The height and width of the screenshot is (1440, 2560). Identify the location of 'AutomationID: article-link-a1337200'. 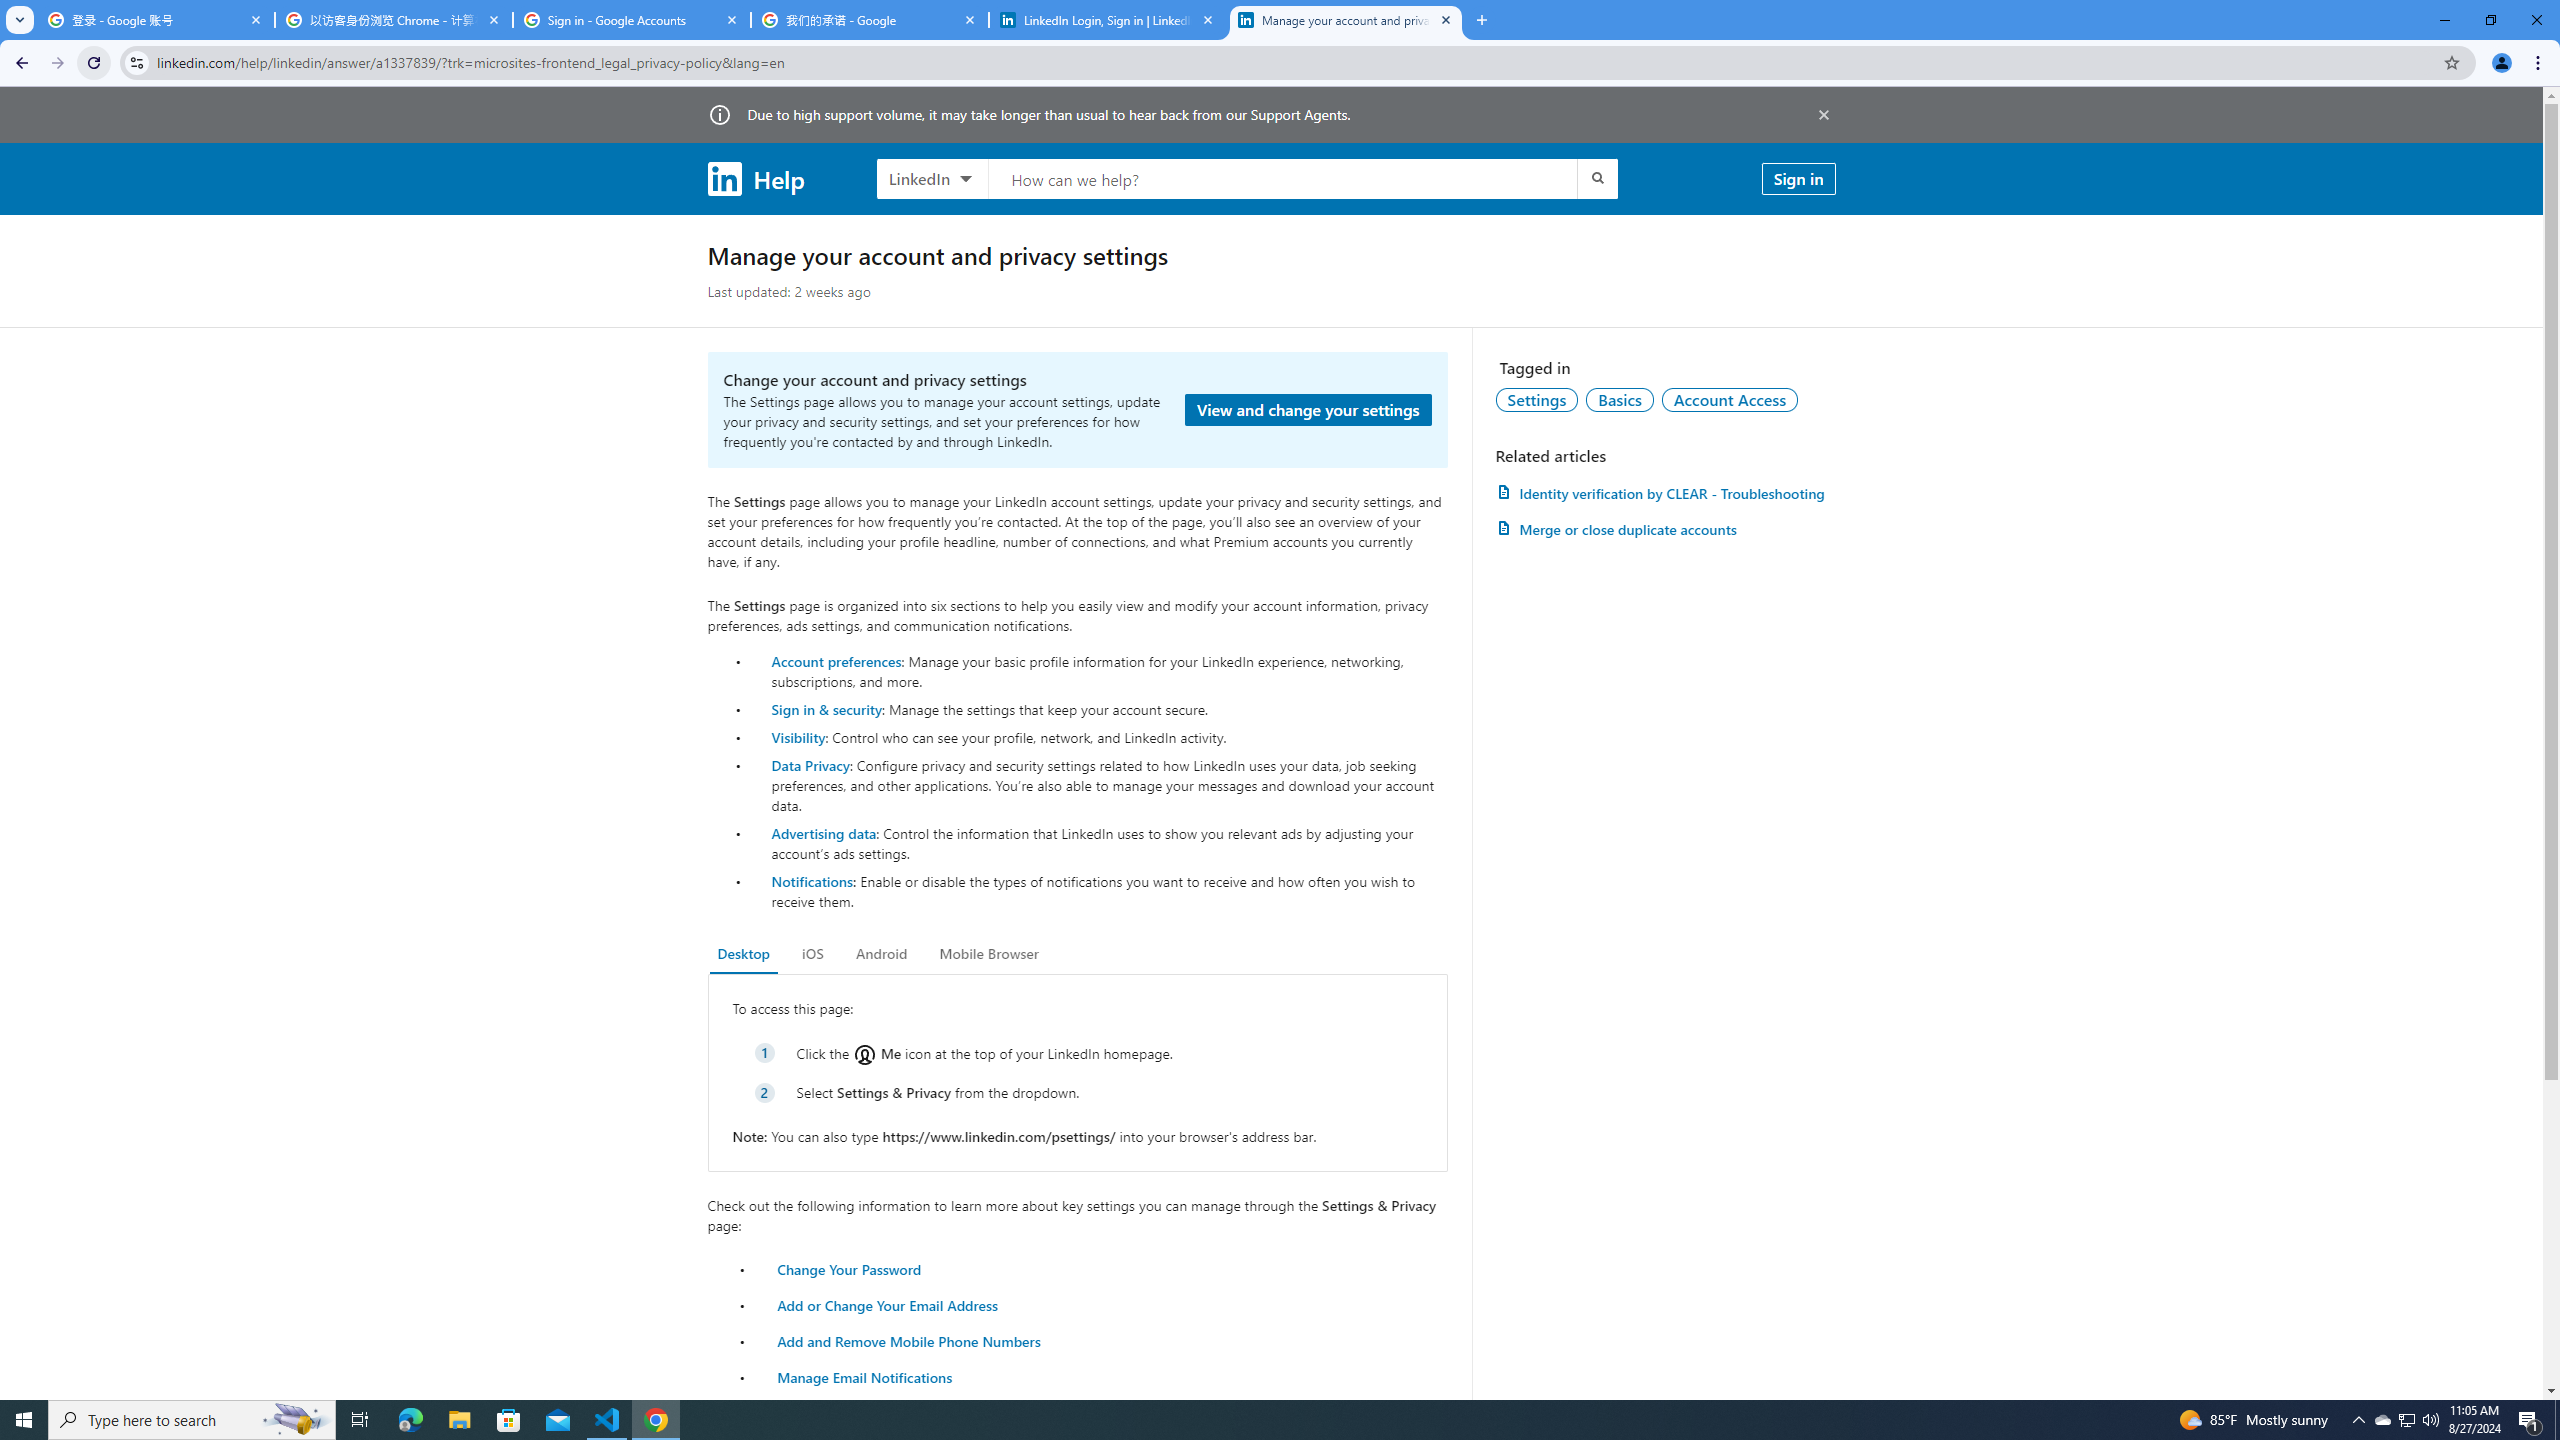
(1664, 528).